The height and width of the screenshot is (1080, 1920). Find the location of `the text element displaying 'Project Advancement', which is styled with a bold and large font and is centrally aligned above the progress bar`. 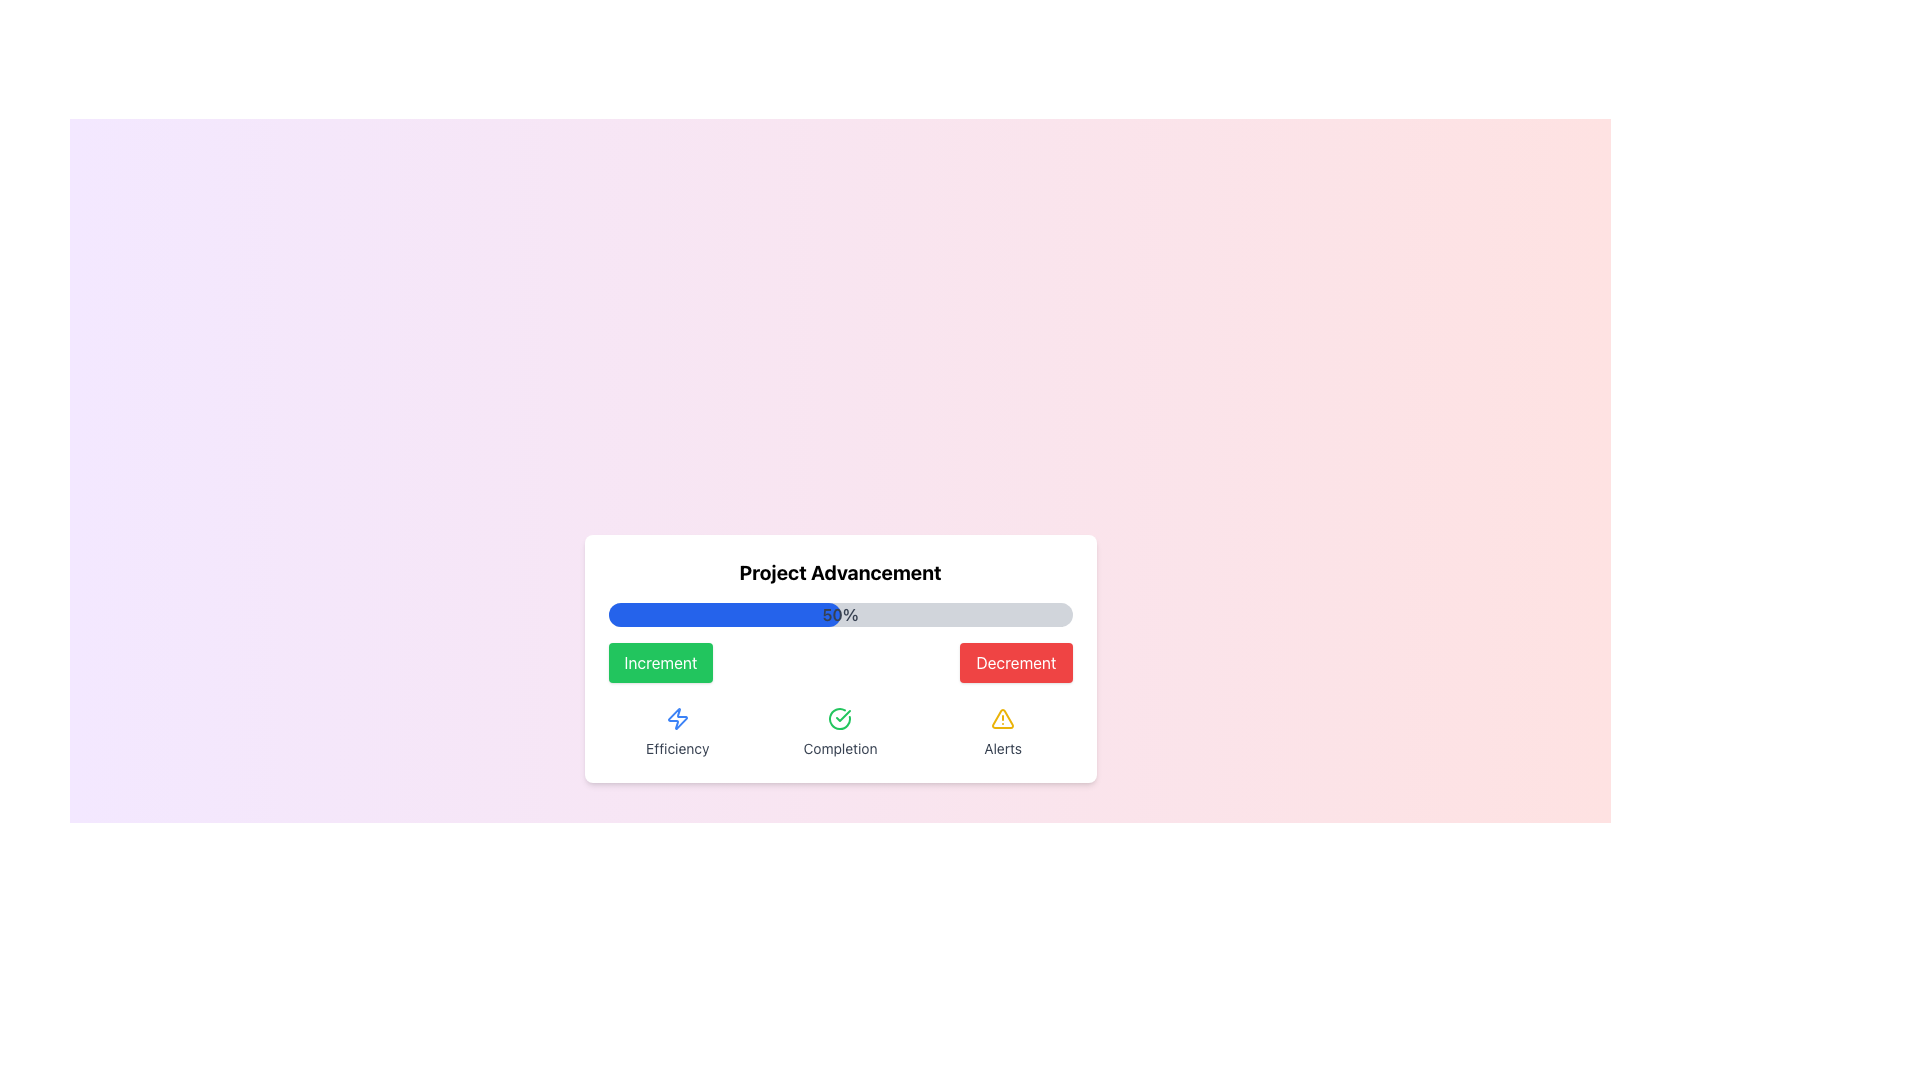

the text element displaying 'Project Advancement', which is styled with a bold and large font and is centrally aligned above the progress bar is located at coordinates (840, 573).